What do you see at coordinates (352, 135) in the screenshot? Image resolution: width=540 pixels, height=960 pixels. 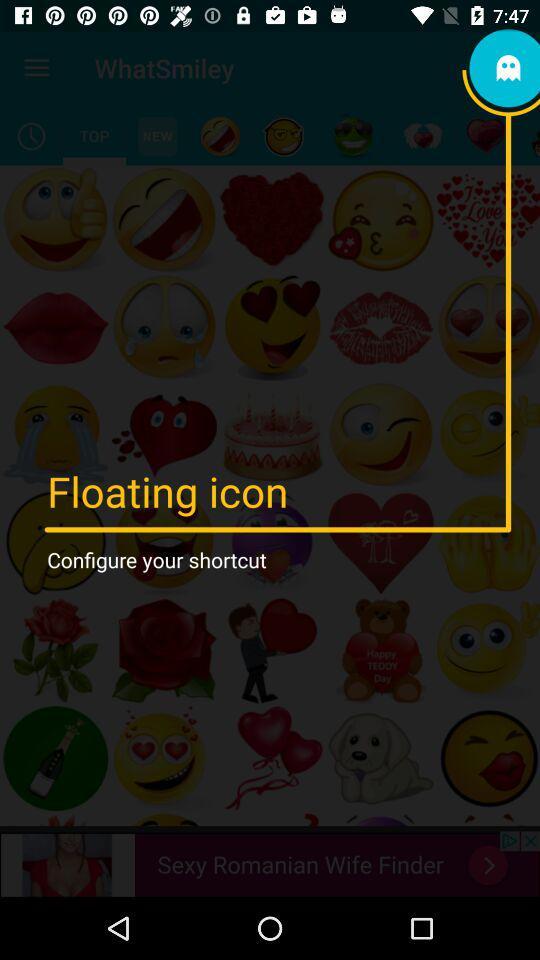 I see `emoji` at bounding box center [352, 135].